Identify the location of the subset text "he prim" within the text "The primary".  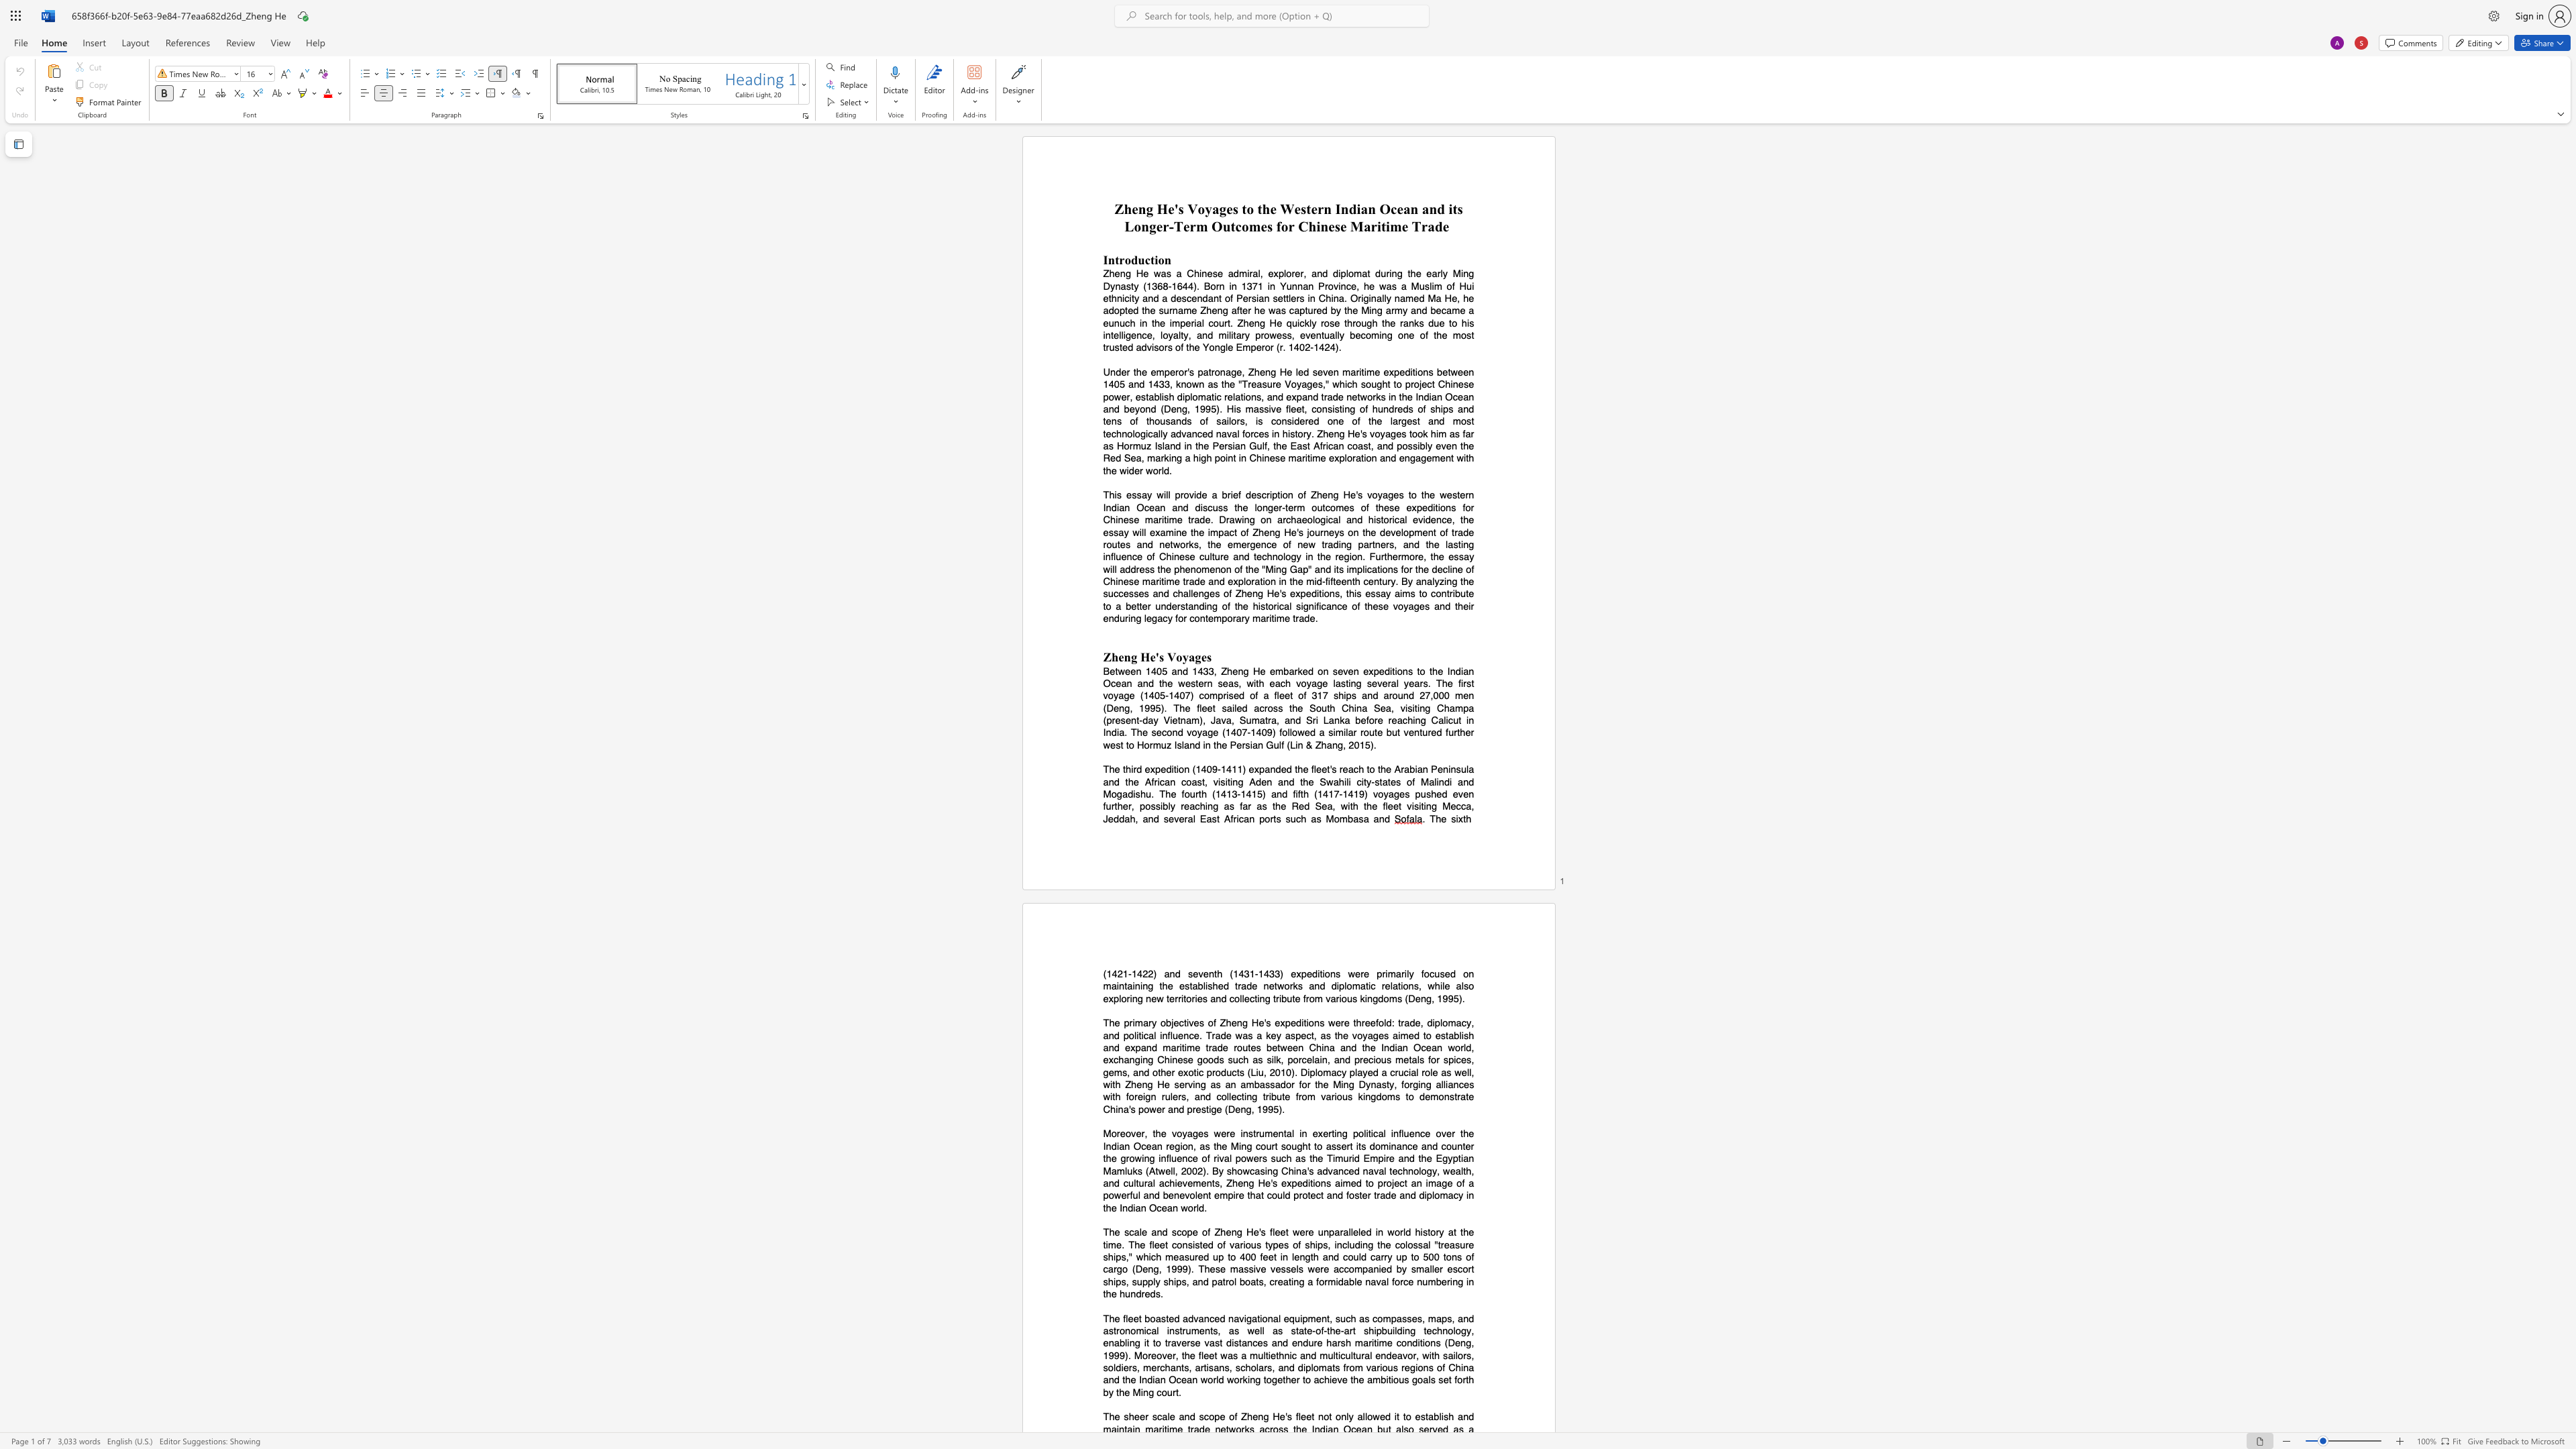
(1108, 1023).